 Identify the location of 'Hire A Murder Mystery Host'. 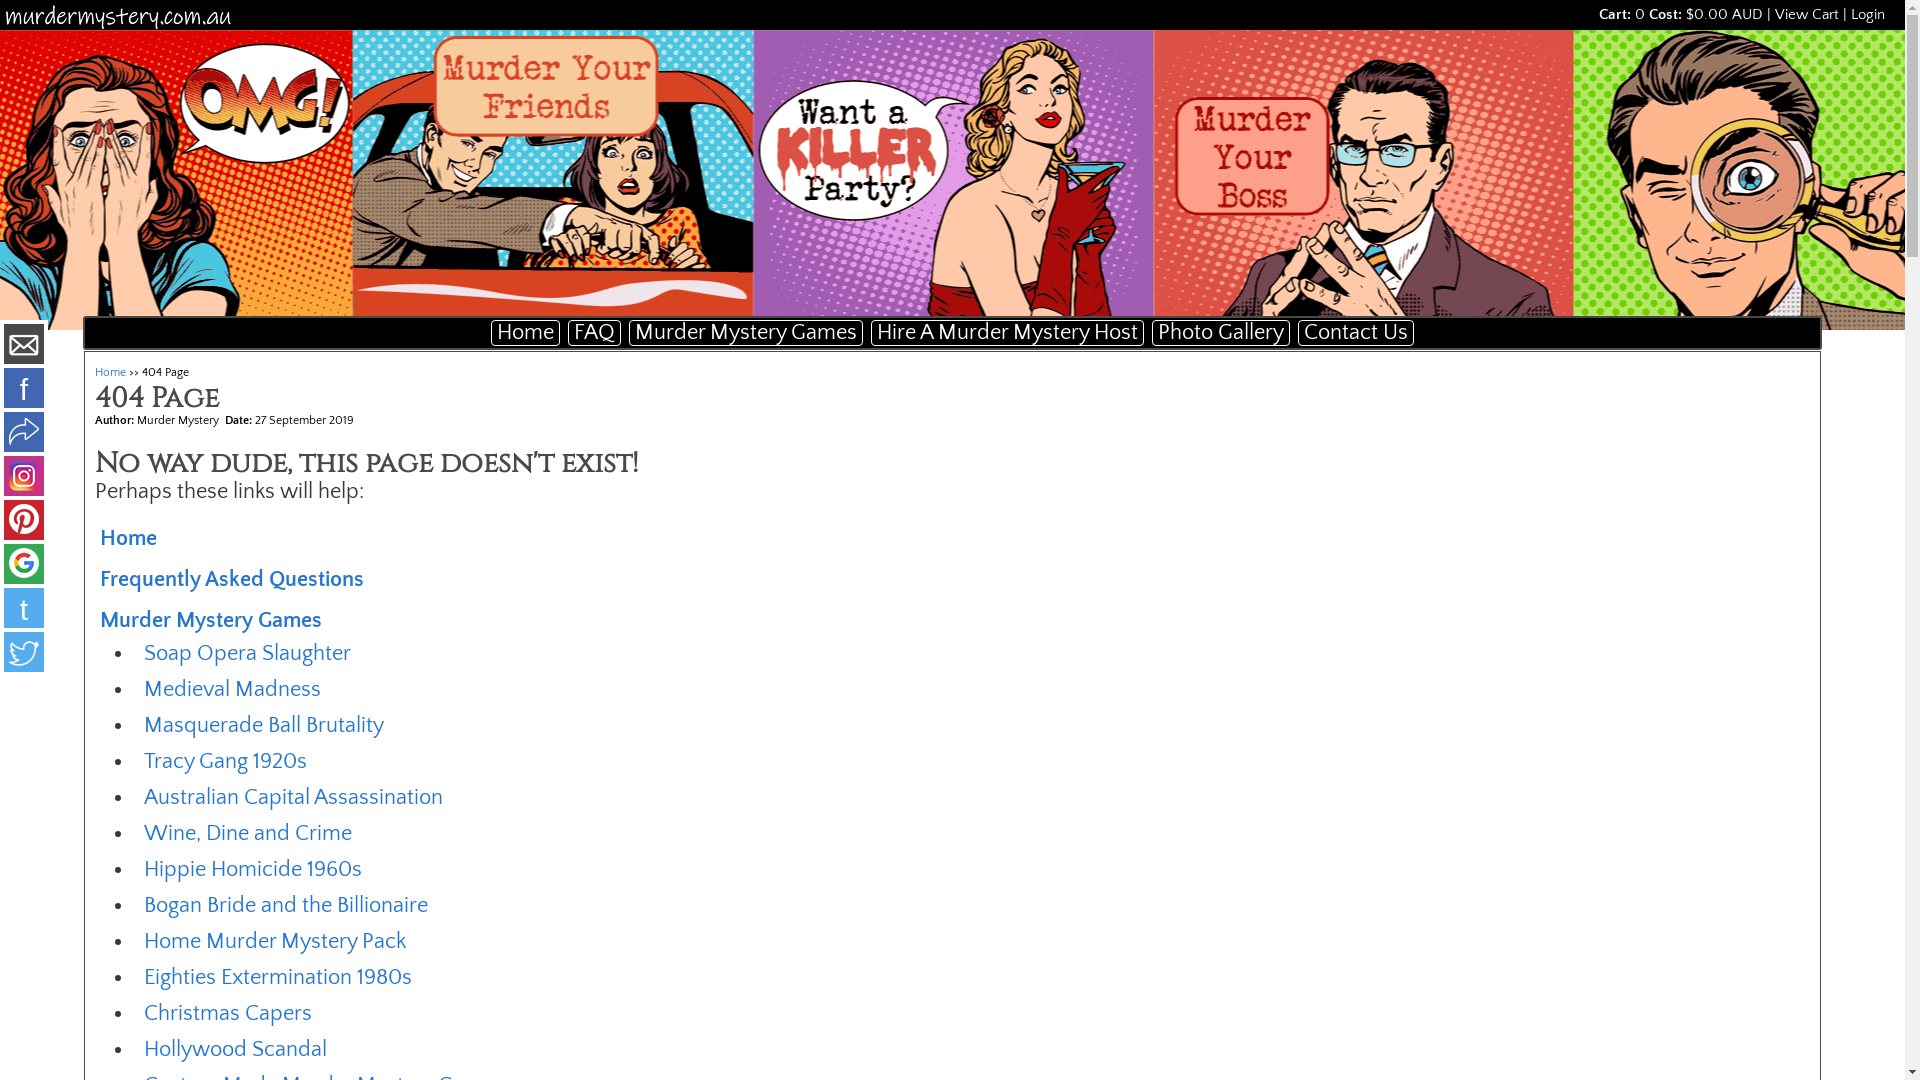
(877, 331).